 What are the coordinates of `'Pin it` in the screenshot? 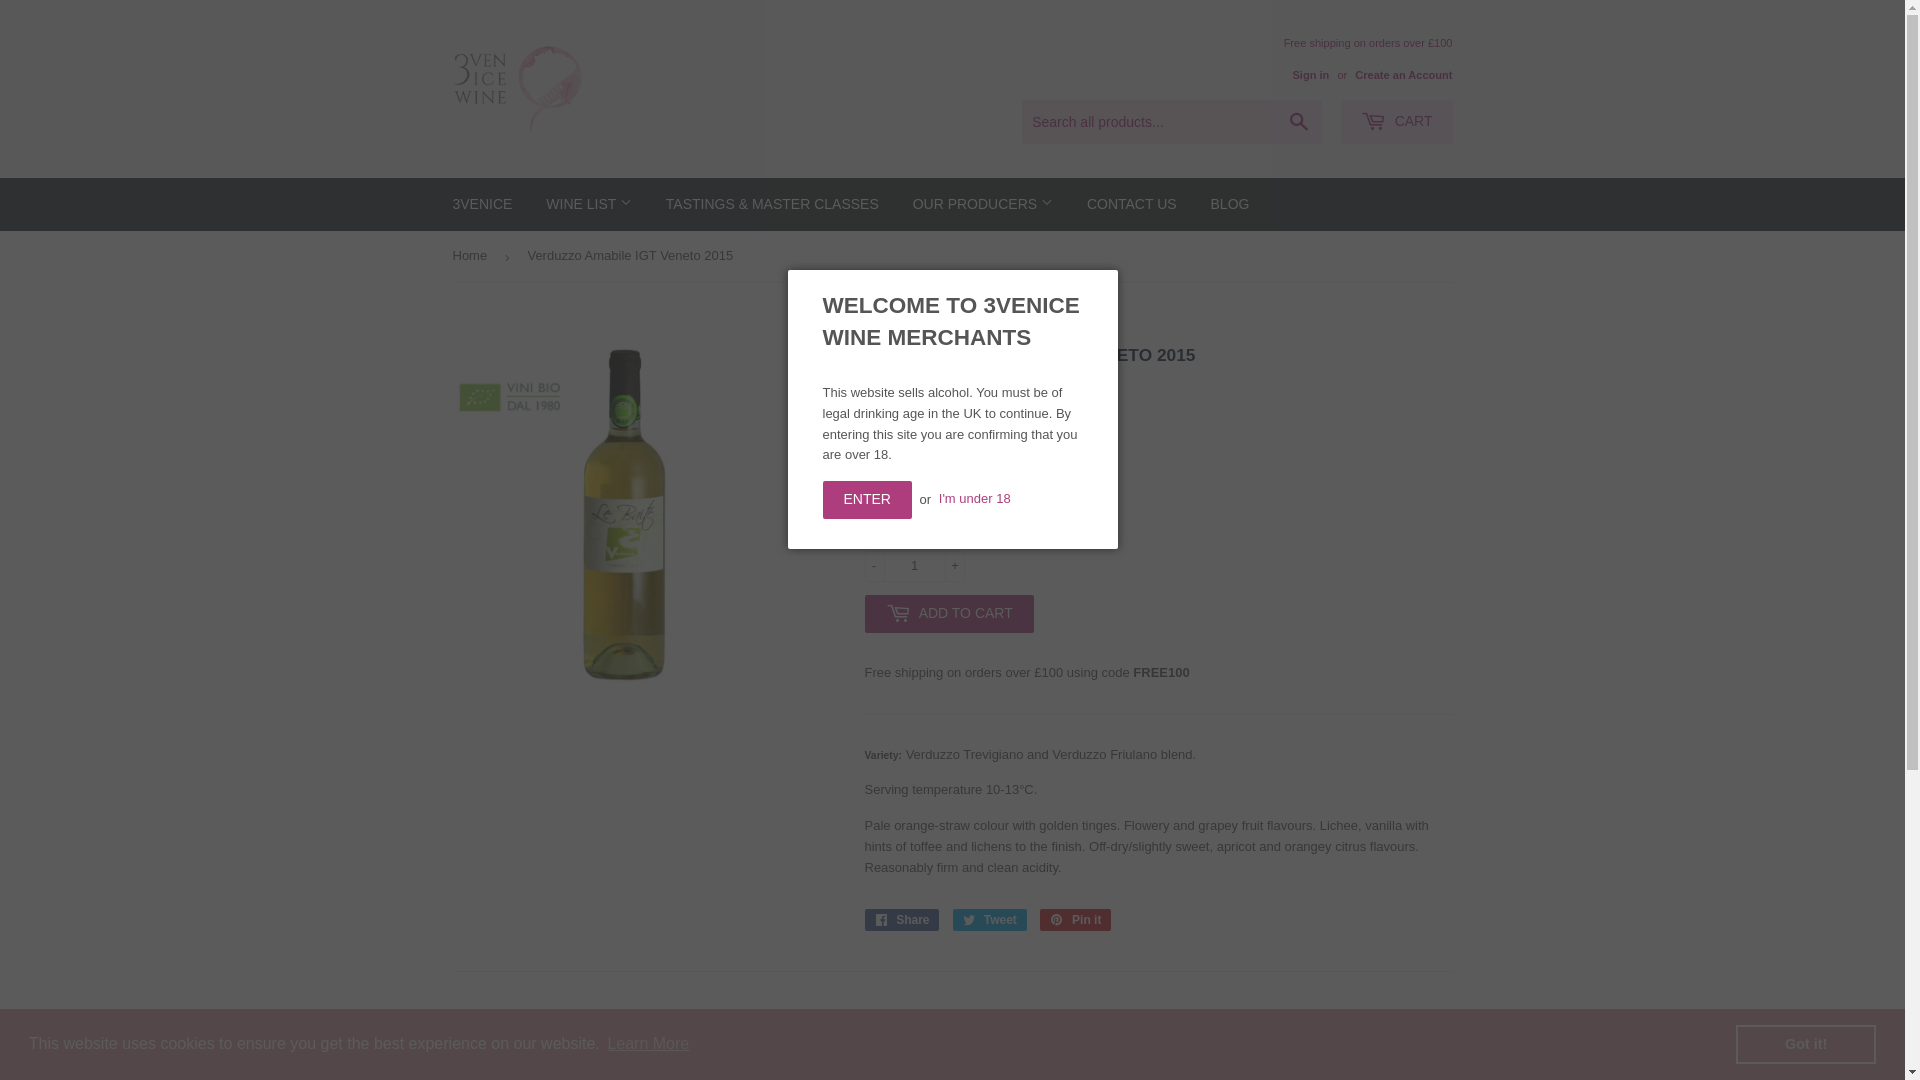 It's located at (1074, 920).